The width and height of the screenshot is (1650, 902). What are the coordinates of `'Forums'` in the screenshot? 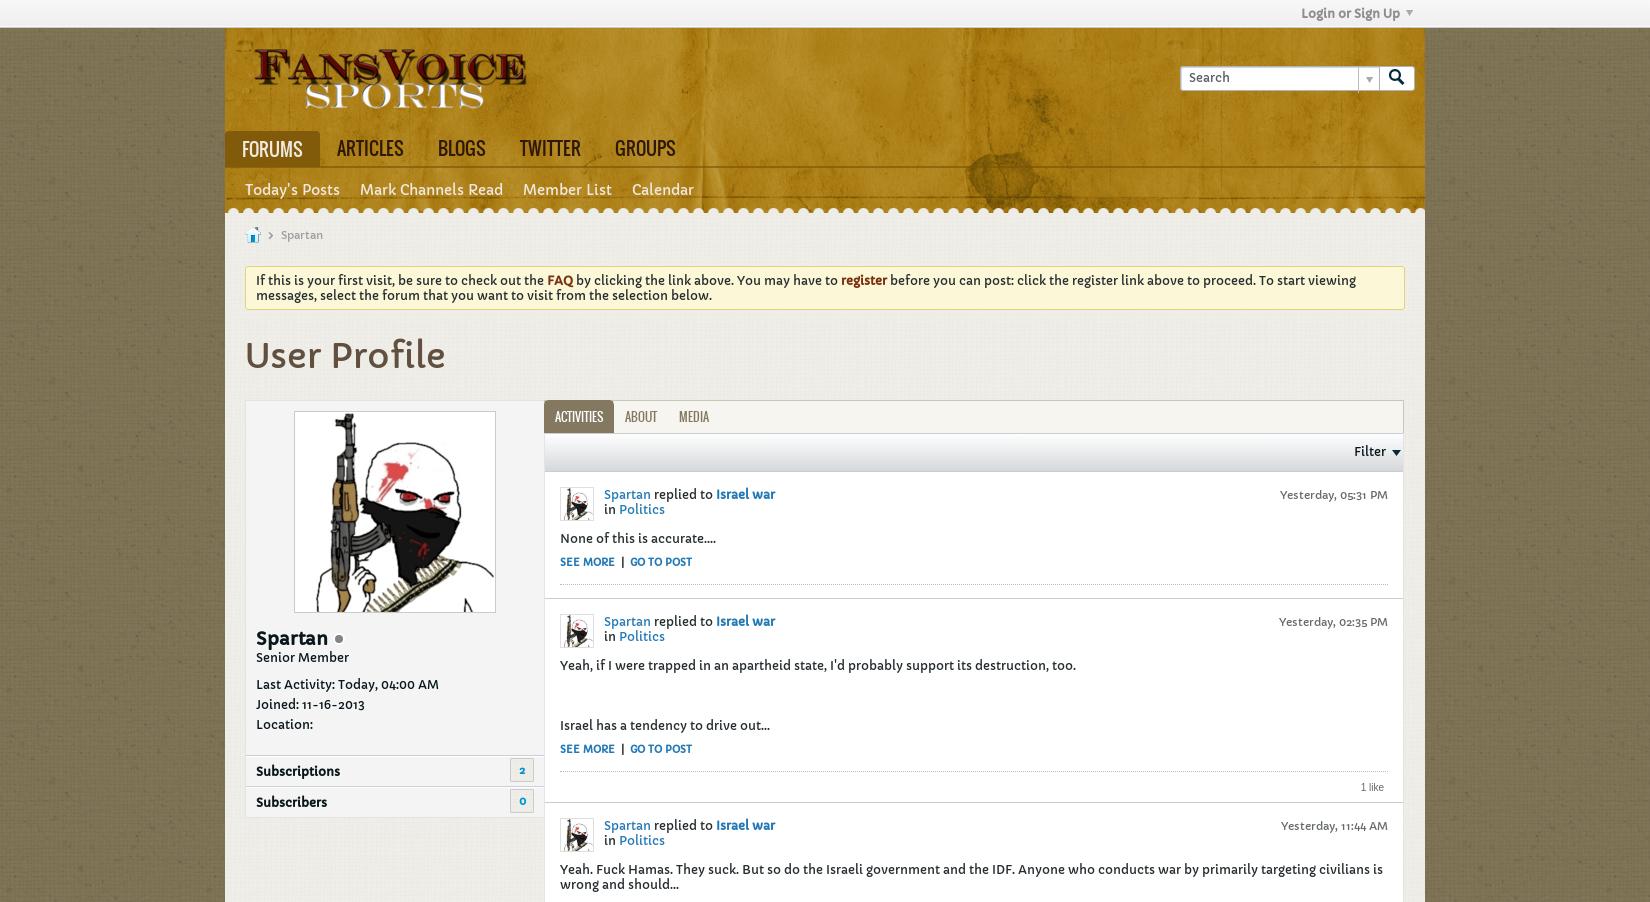 It's located at (272, 149).